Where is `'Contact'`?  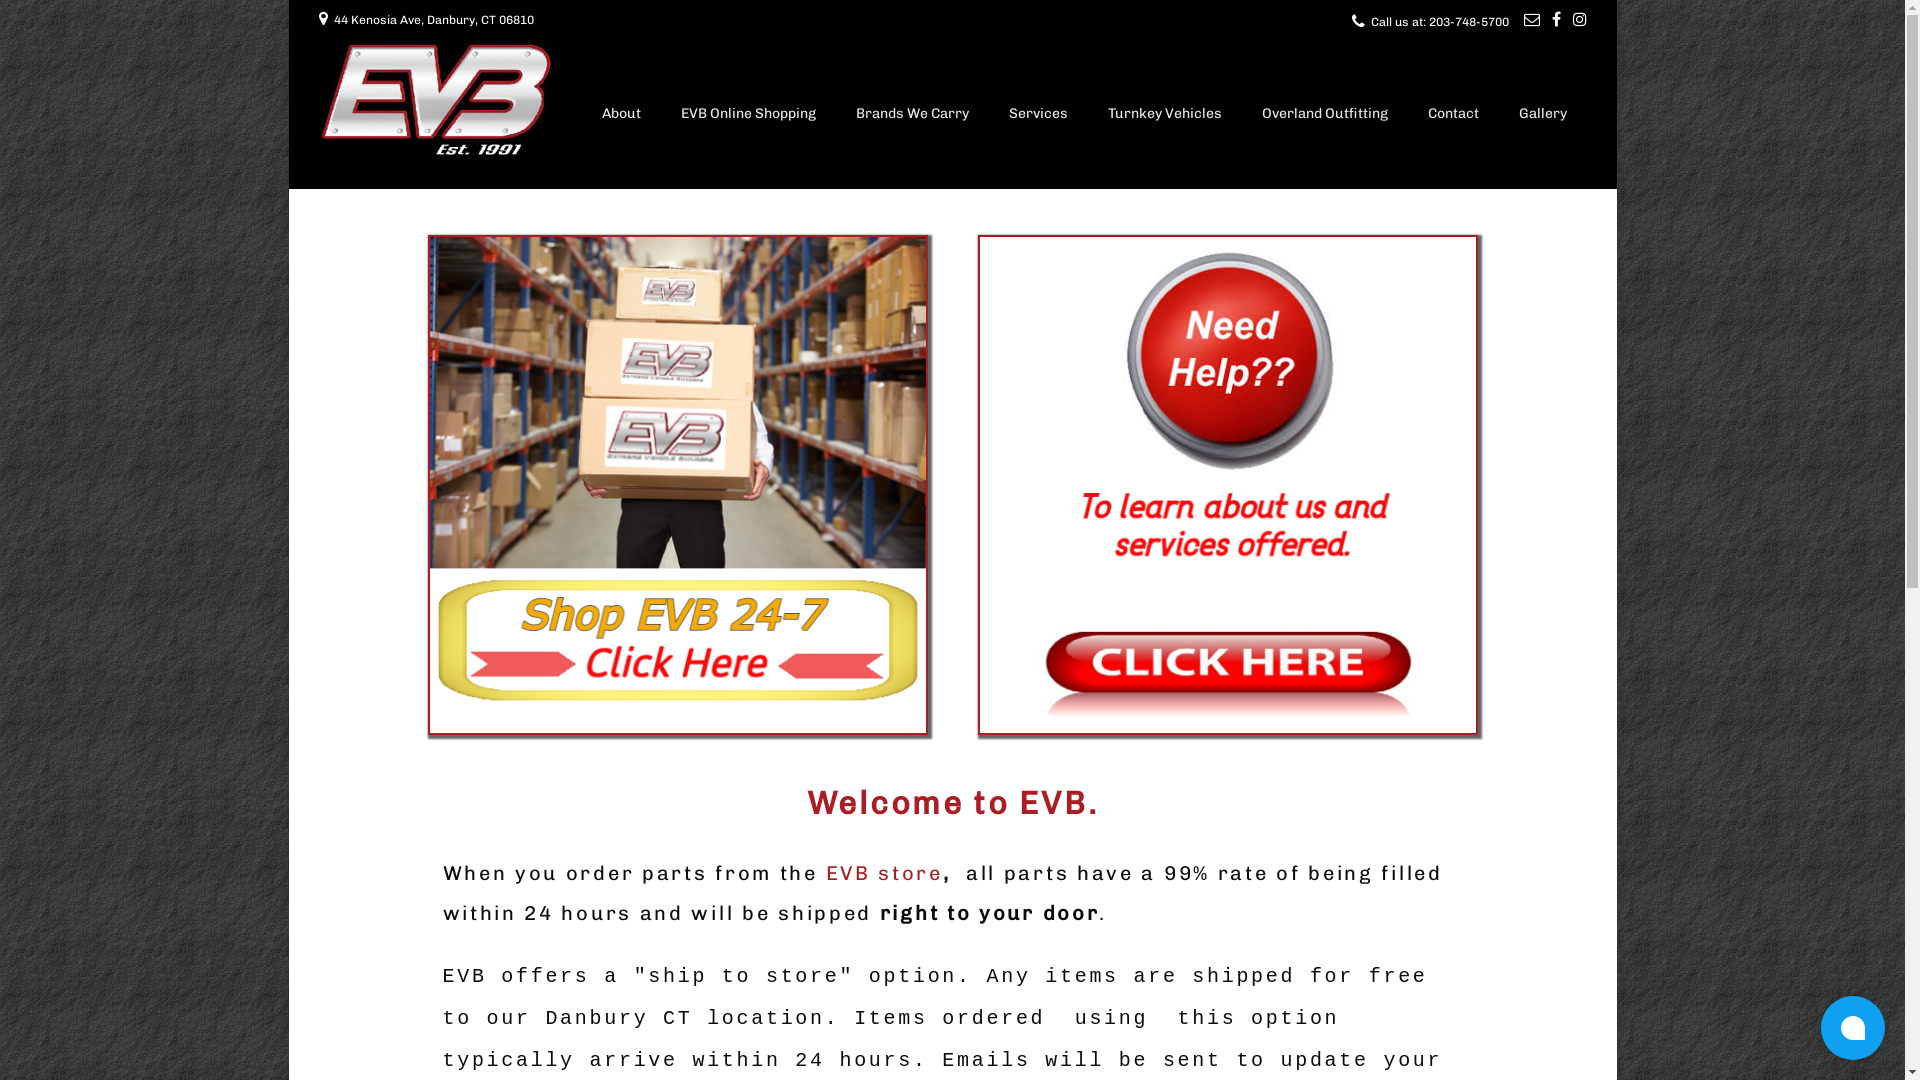 'Contact' is located at coordinates (1453, 115).